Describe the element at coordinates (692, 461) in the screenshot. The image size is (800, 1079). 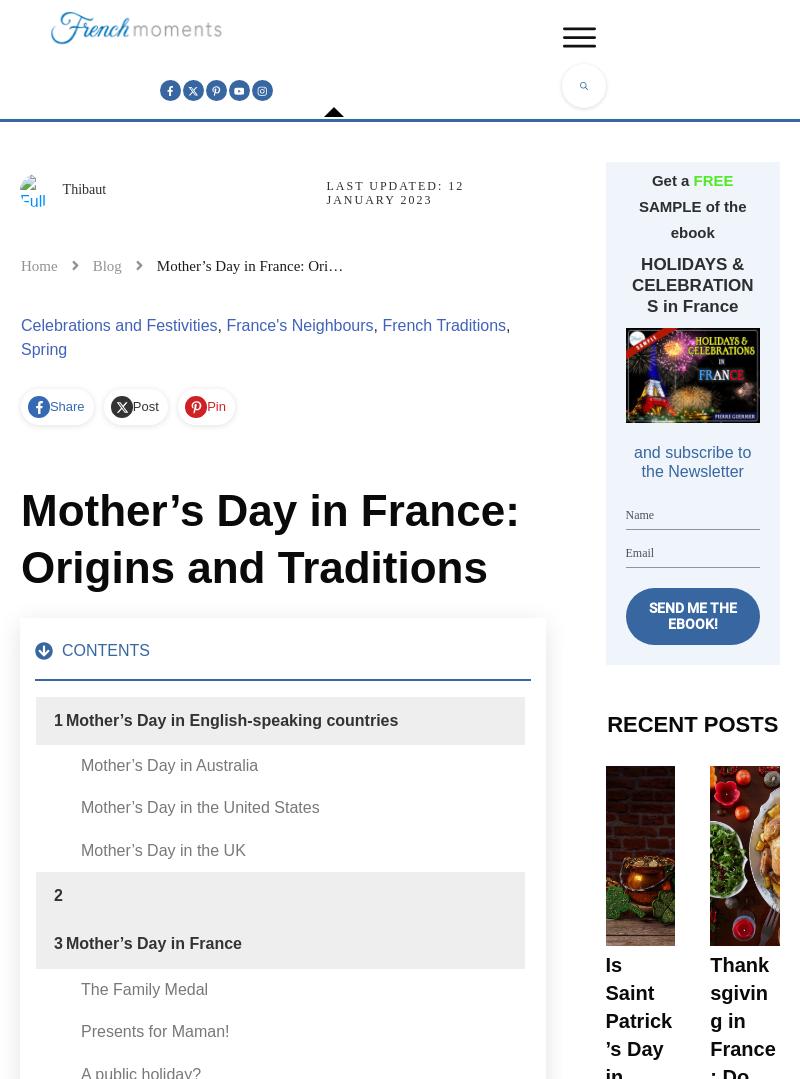
I see `'and subscribe to the Newsletter'` at that location.